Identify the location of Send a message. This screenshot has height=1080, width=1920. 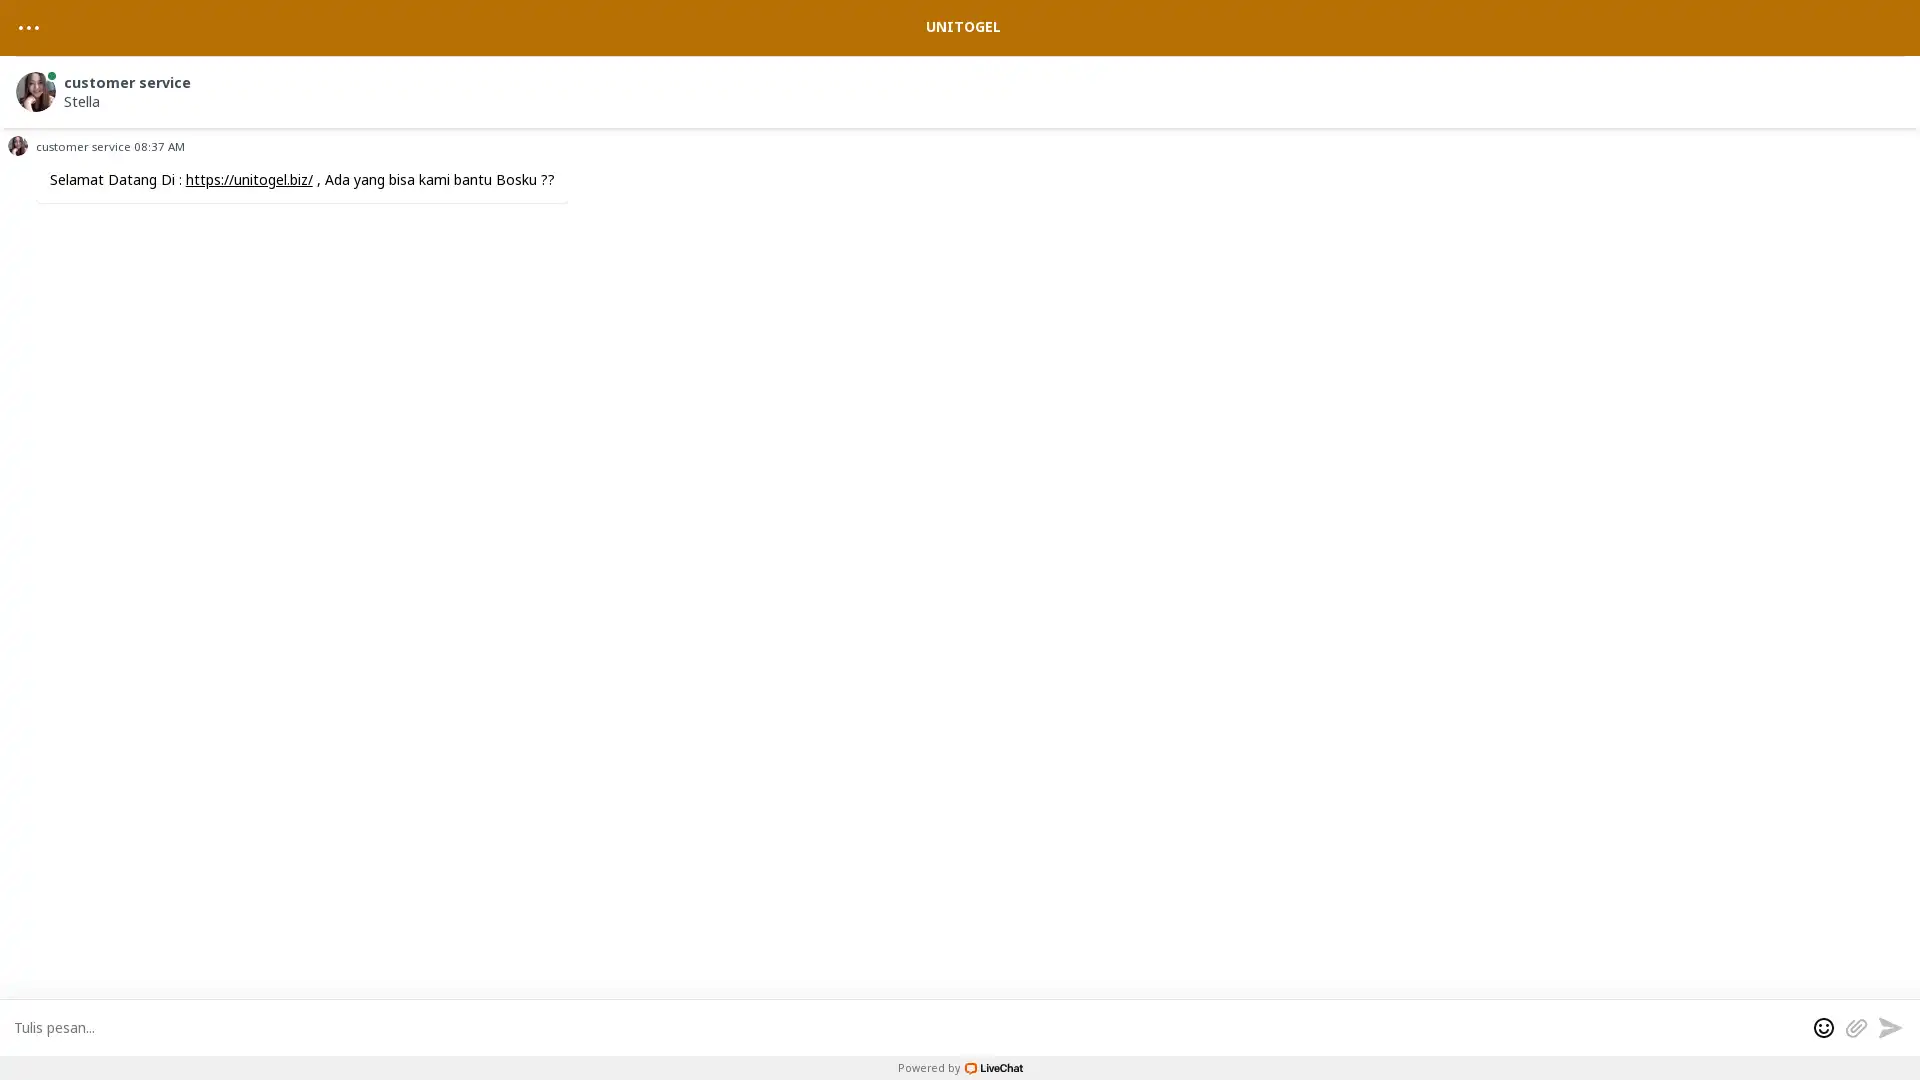
(1889, 1026).